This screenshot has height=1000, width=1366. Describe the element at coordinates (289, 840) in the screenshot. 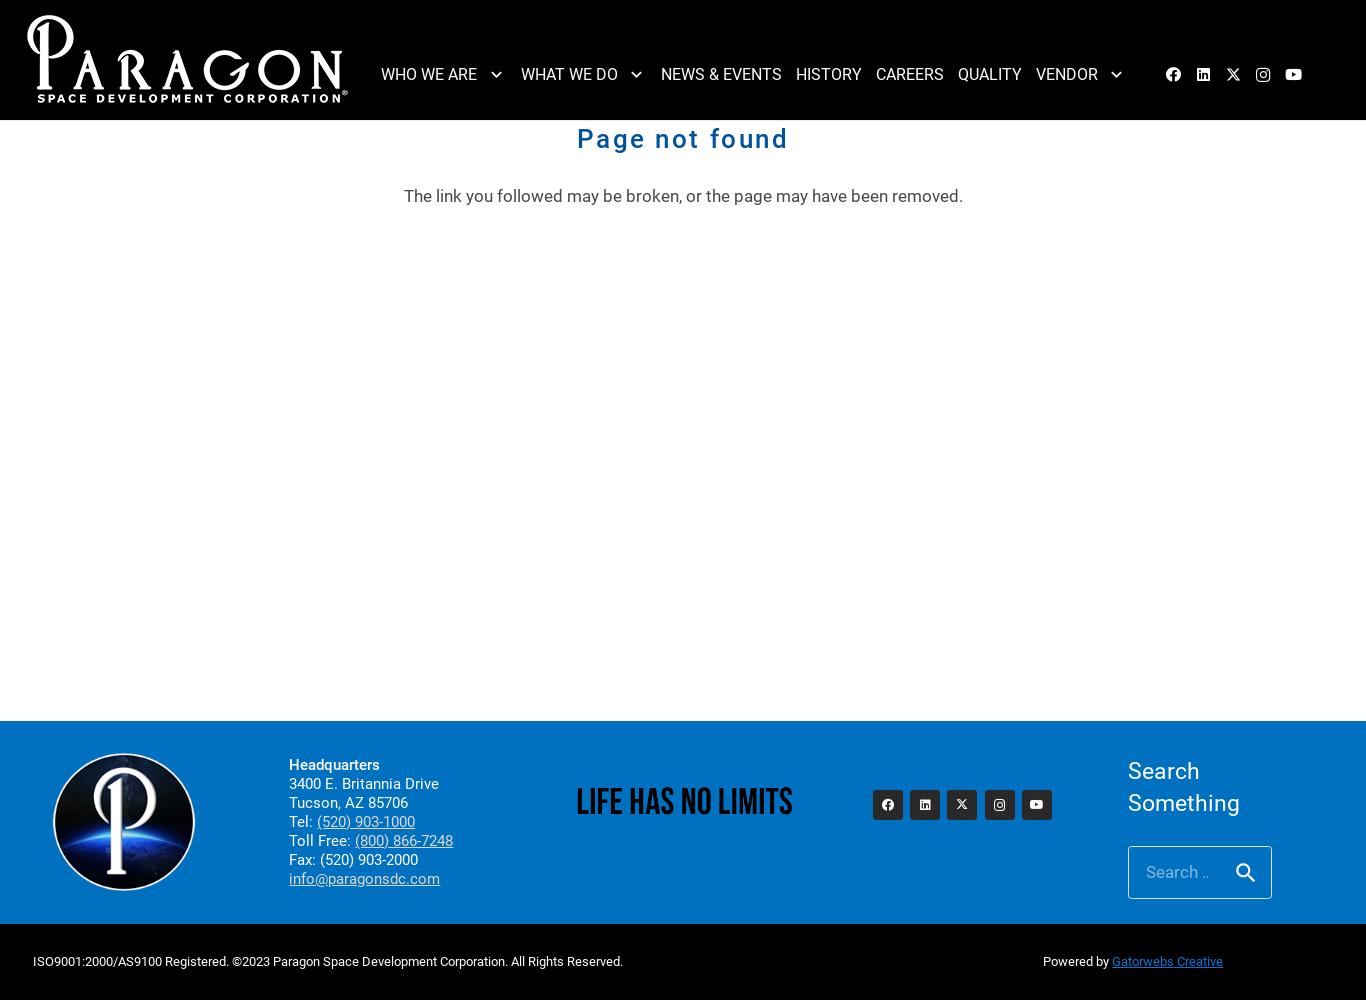

I see `'Toll Free:'` at that location.